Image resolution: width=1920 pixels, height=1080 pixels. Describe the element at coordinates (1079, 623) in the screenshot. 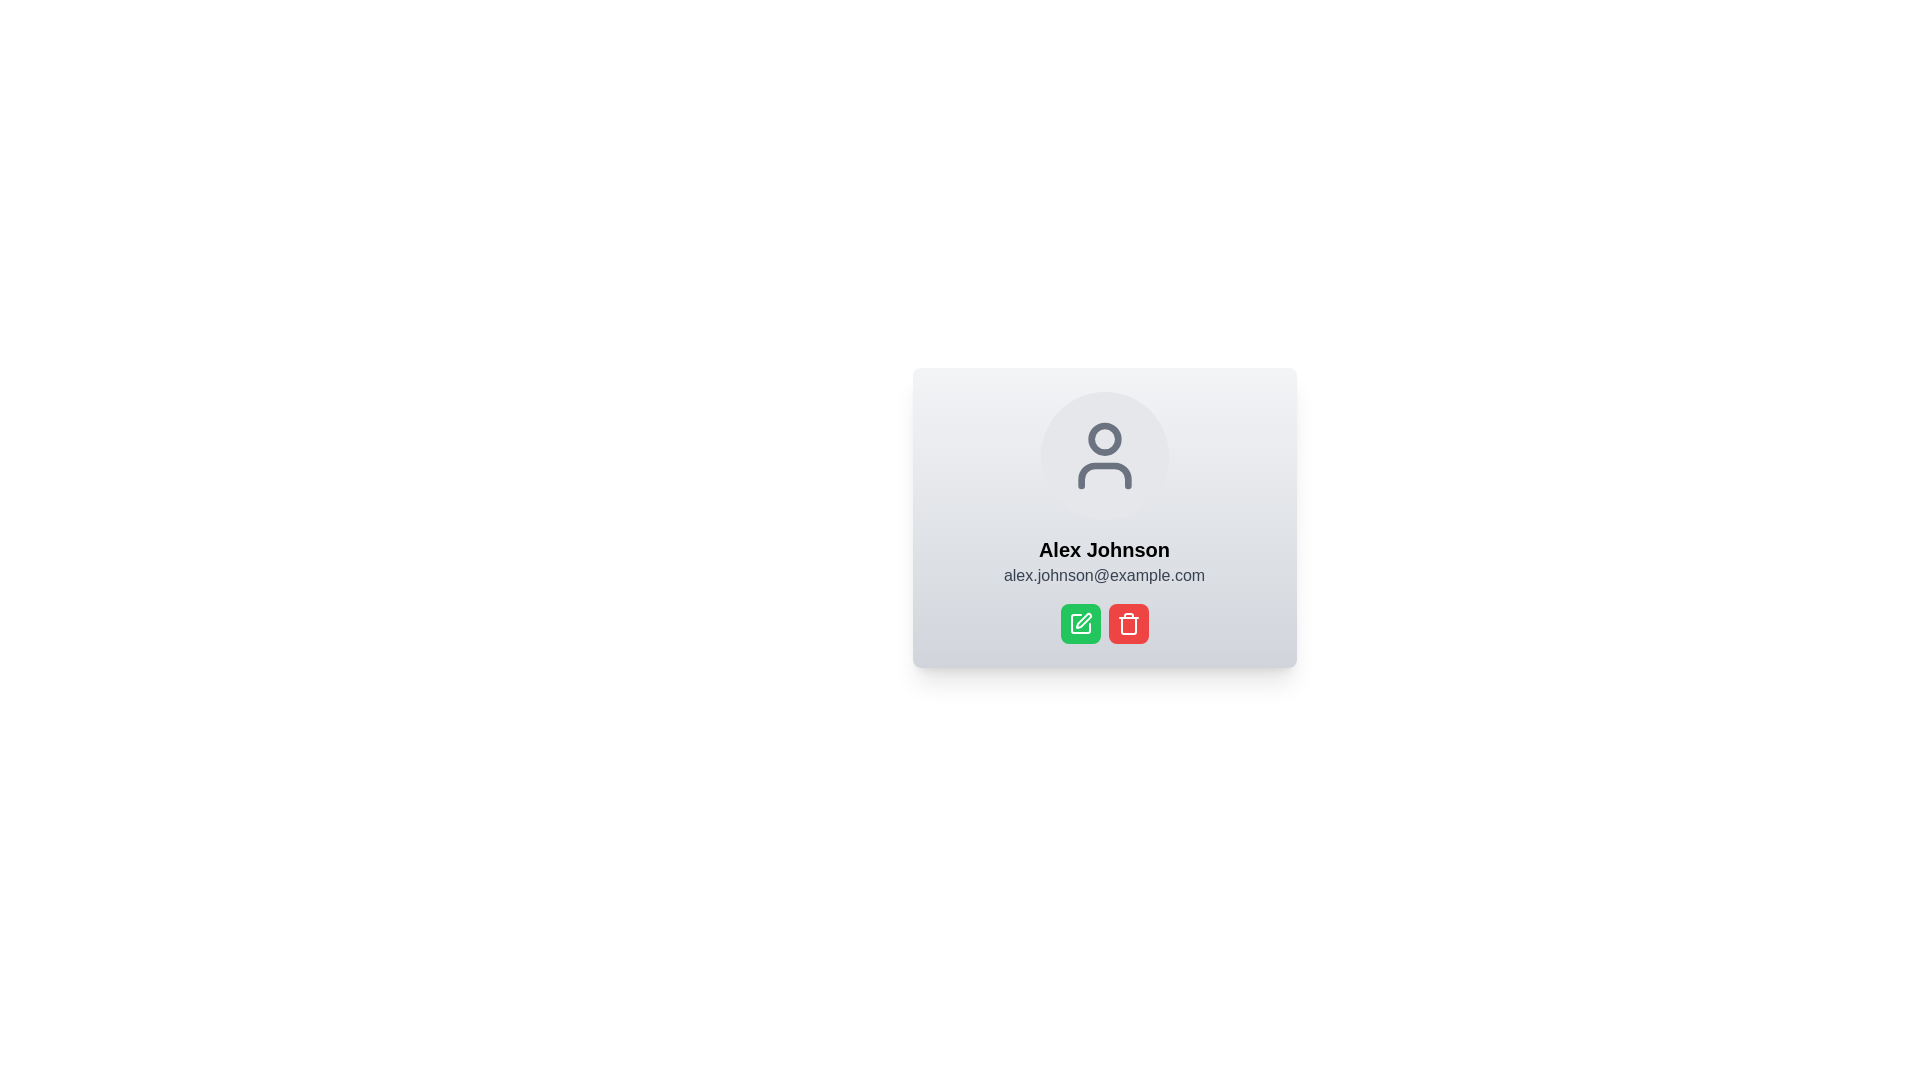

I see `the edit icon located to the left of the red trash bin icon, under the contact details of Alex Johnson` at that location.